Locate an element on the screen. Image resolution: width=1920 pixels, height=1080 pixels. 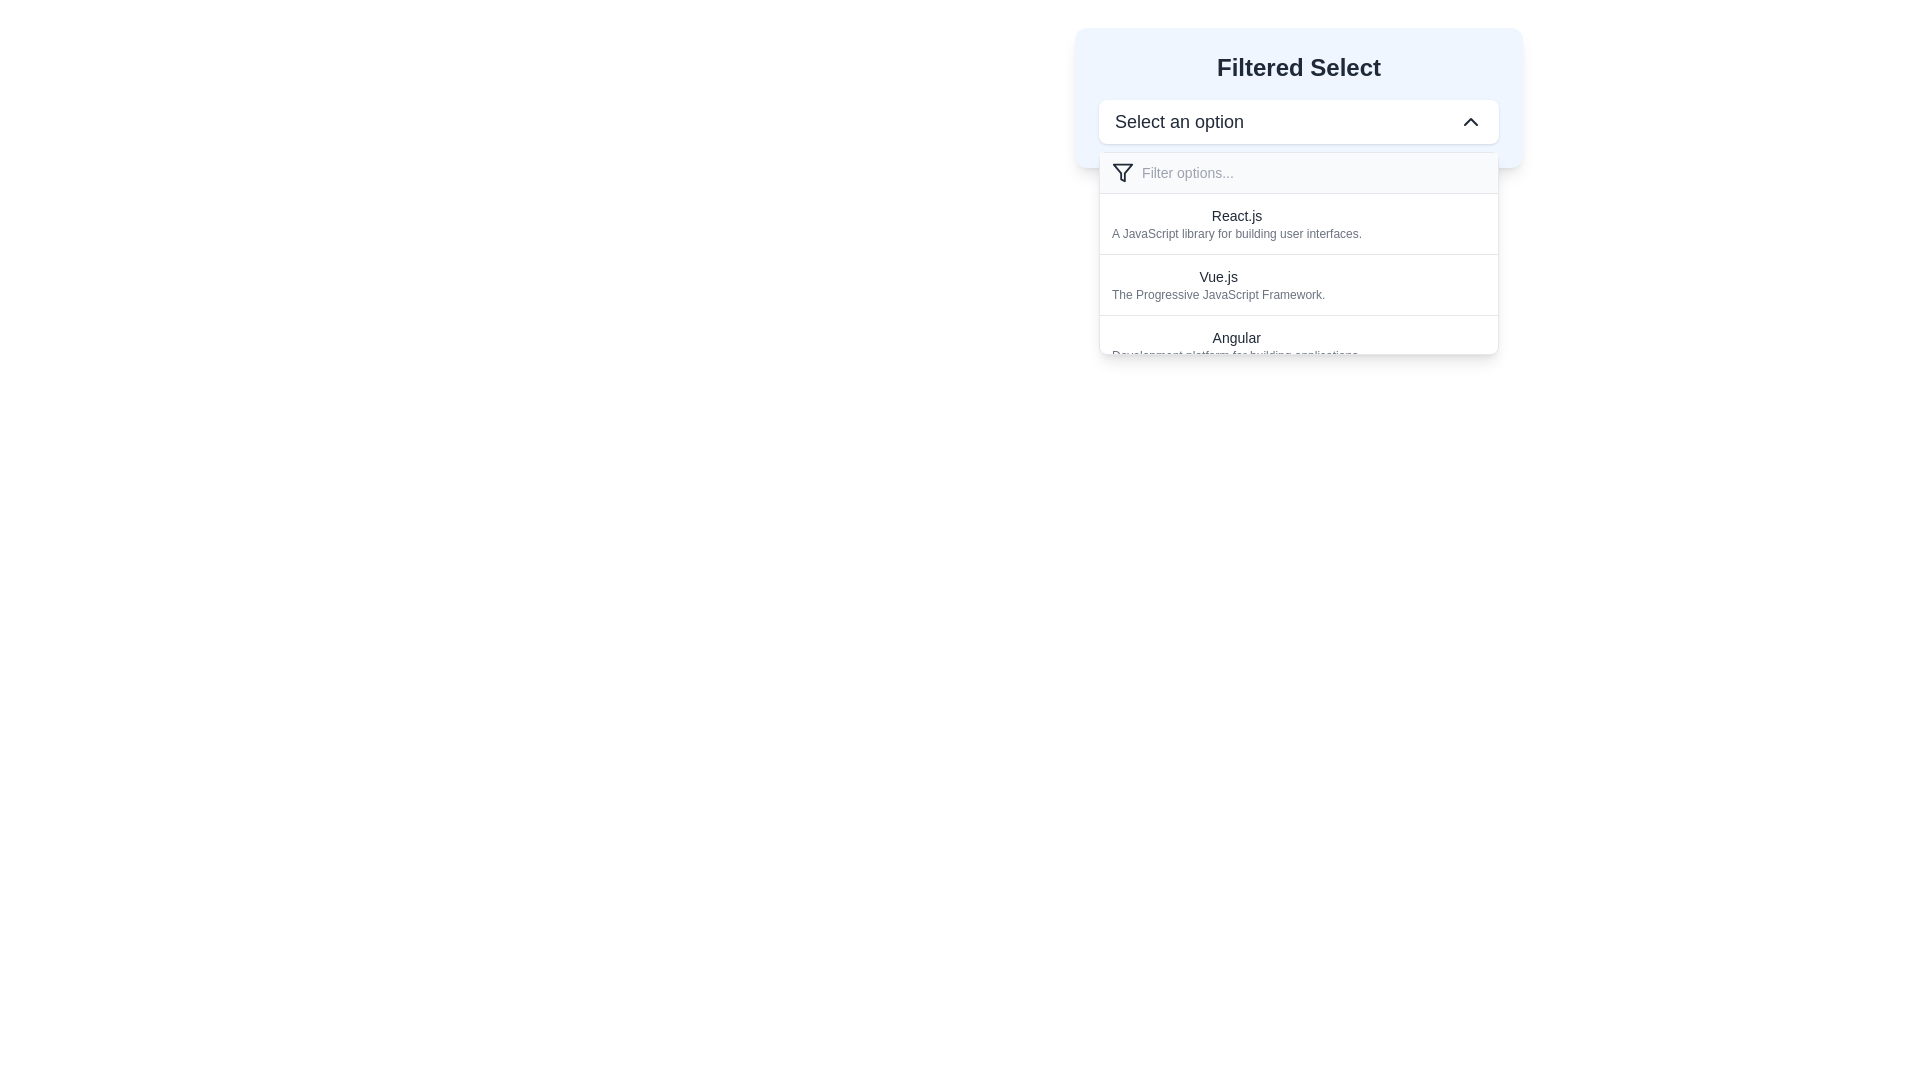
the second entry in the dropdown menu labeled 'Vue.js', which includes the description 'The Progressive JavaScript Framework.' is located at coordinates (1299, 284).